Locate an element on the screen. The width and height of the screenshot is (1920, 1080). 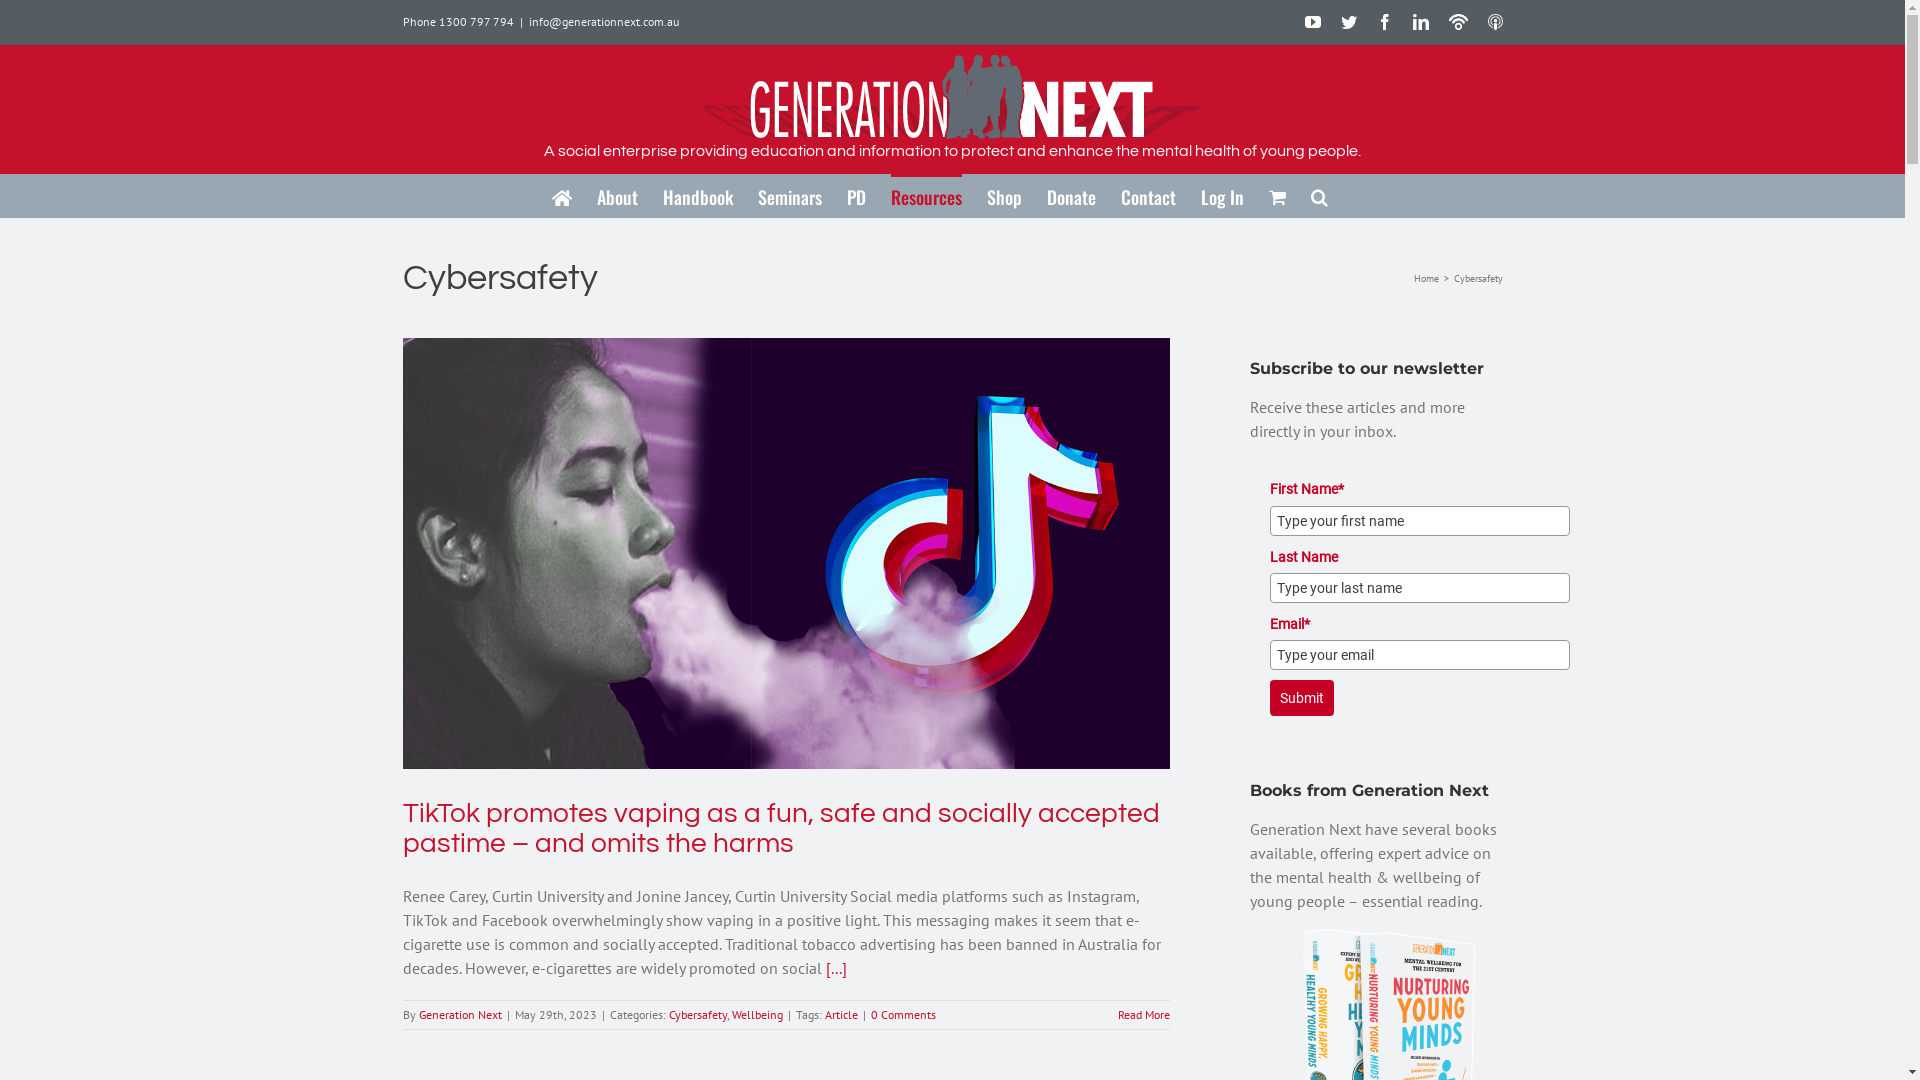
'Donate' is located at coordinates (1070, 195).